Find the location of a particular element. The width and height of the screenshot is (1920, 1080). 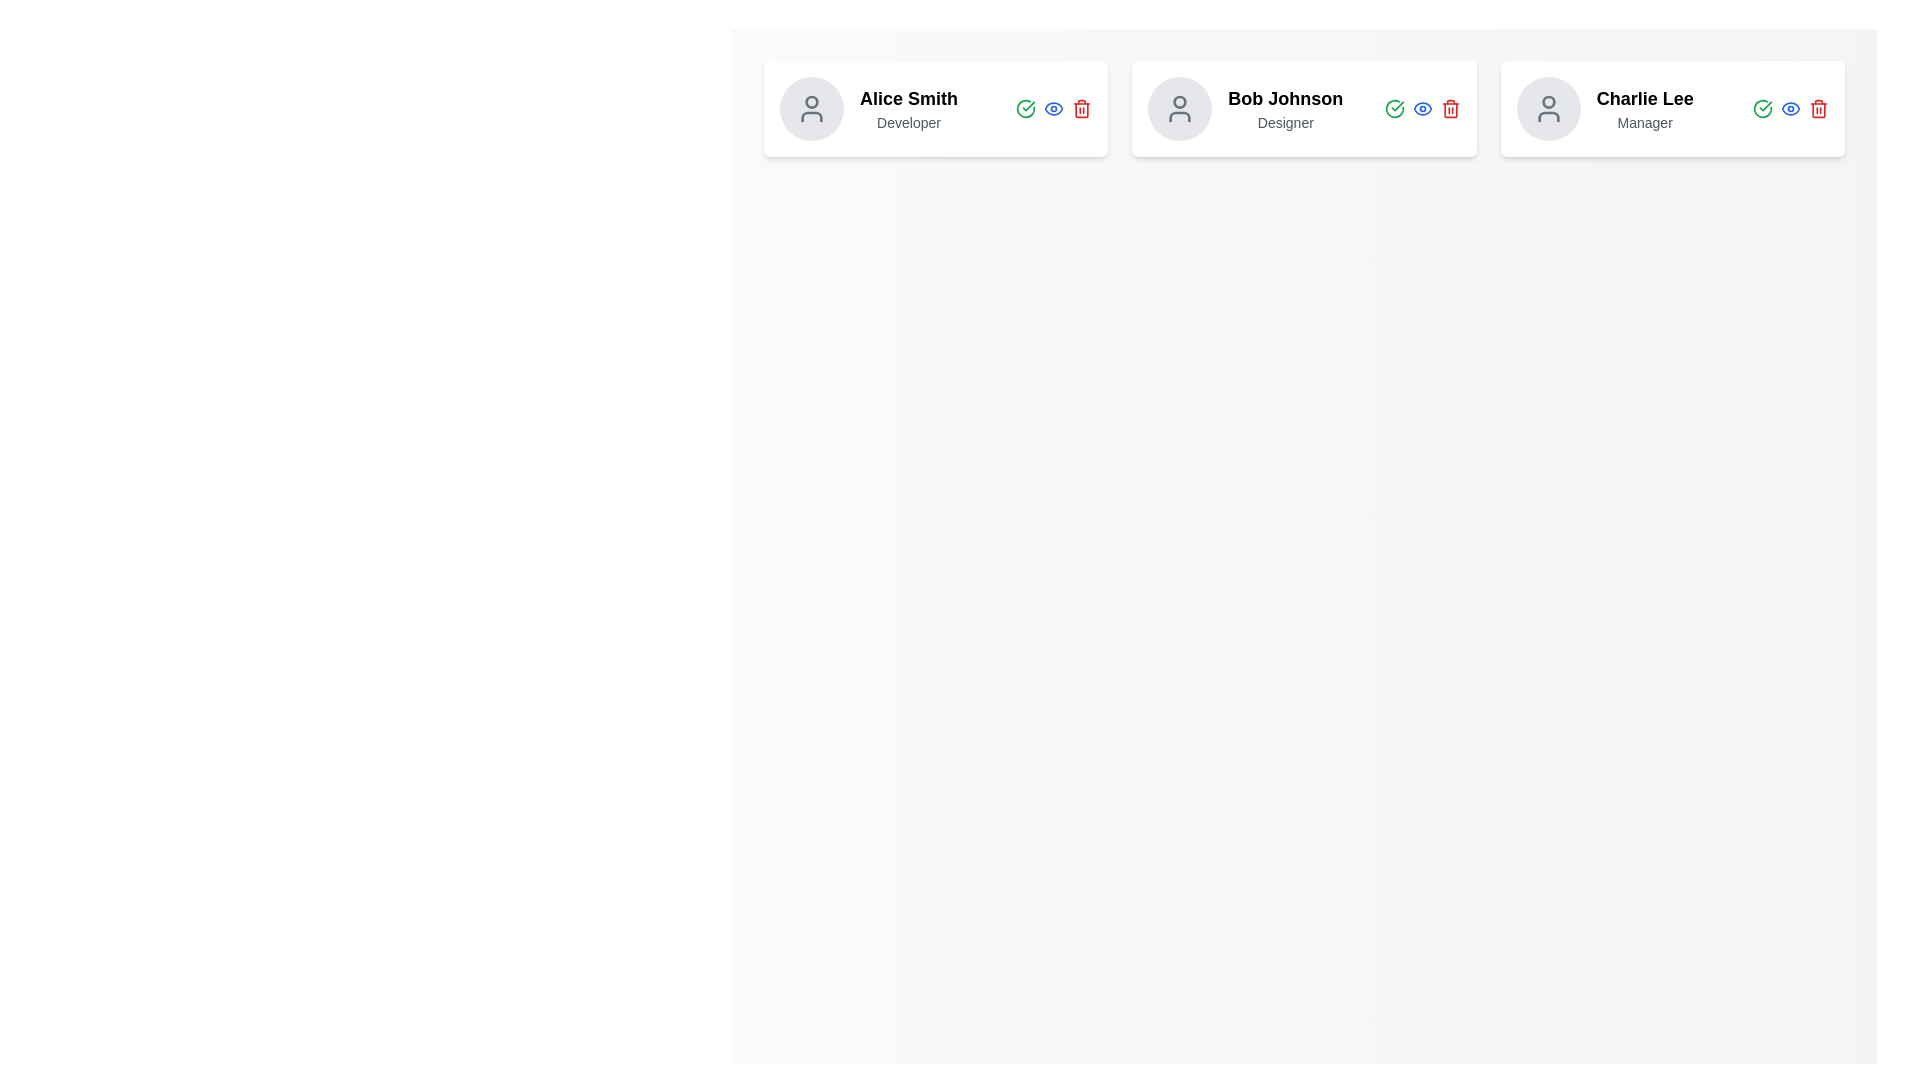

the confirmation icon button located at the top-right corner of Bob Johnson's profile card, which is the first icon in a row of interactive icons is located at coordinates (1393, 108).